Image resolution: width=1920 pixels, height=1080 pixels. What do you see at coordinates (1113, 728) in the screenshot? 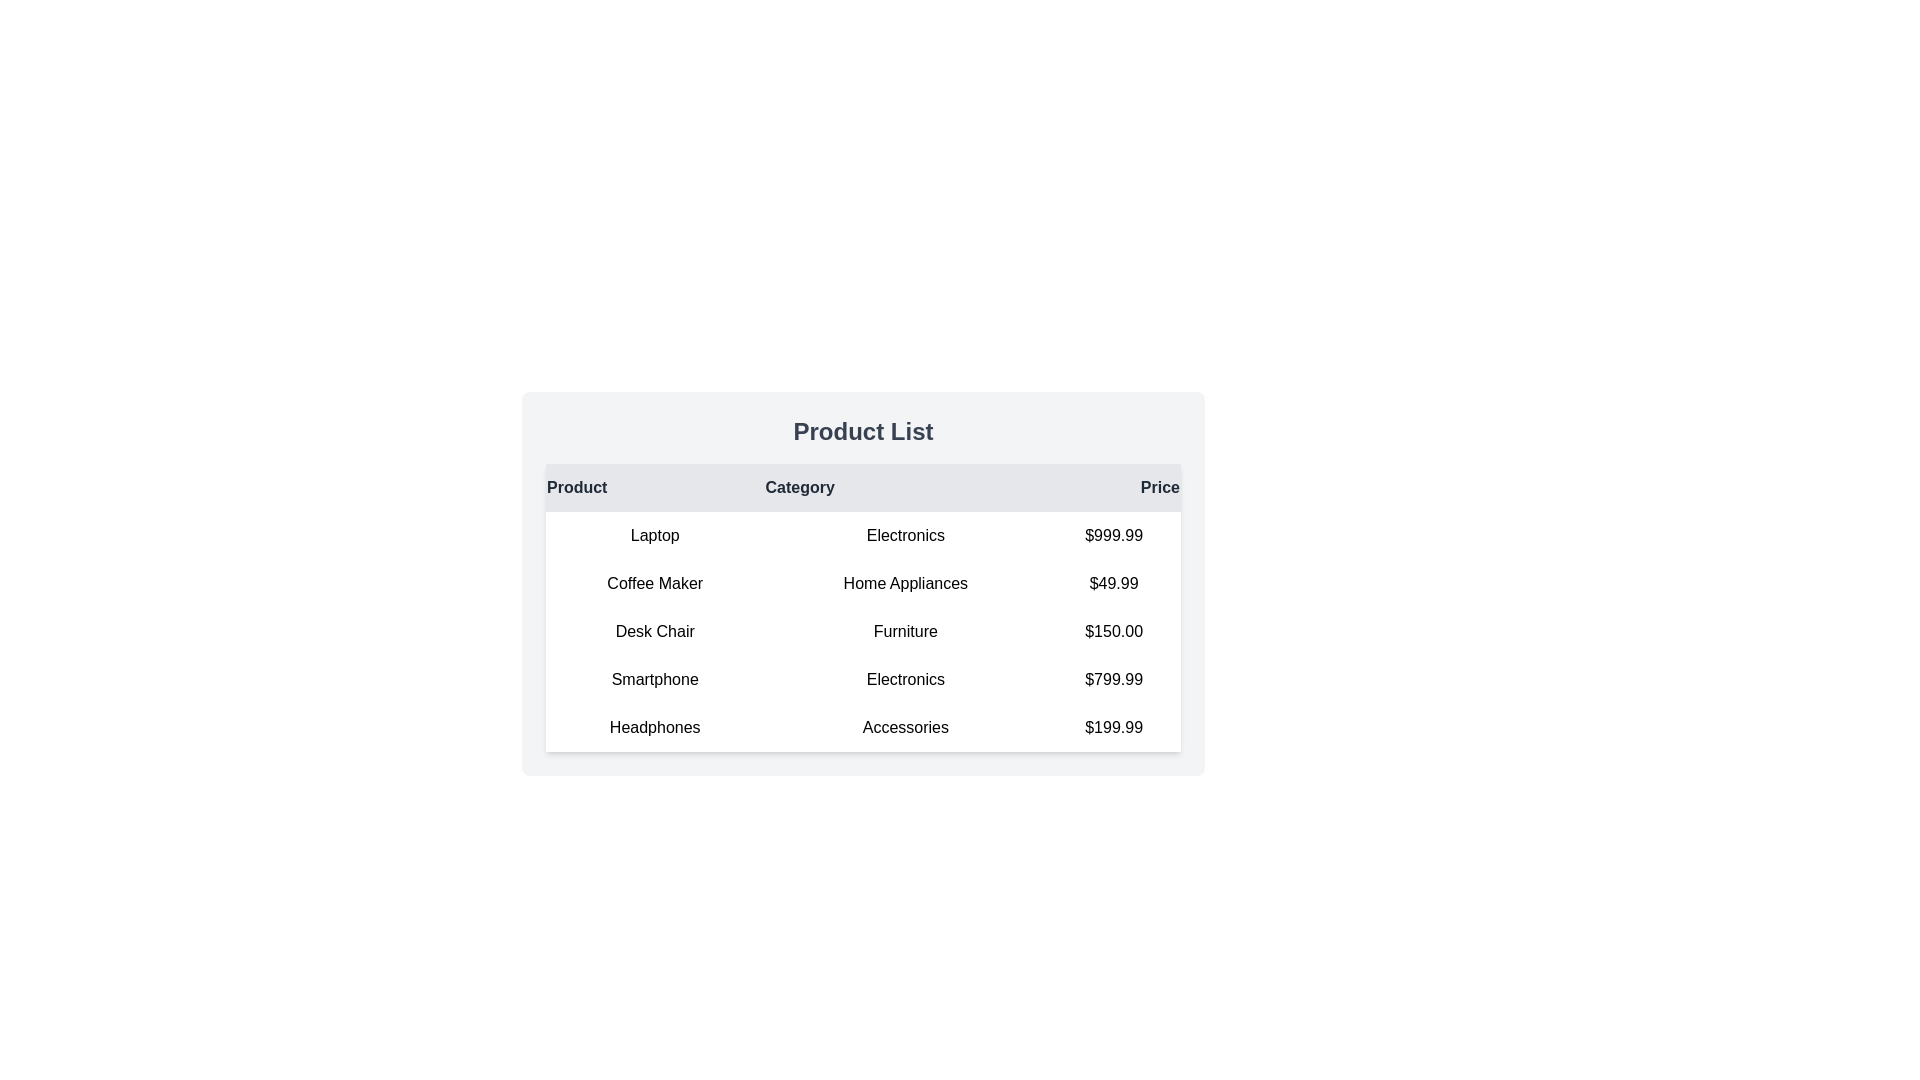
I see `the static text element displaying '$199.99' in the last column of the 'Product List' table, which is aligned with 'Headphones' and 'Accessories'` at bounding box center [1113, 728].